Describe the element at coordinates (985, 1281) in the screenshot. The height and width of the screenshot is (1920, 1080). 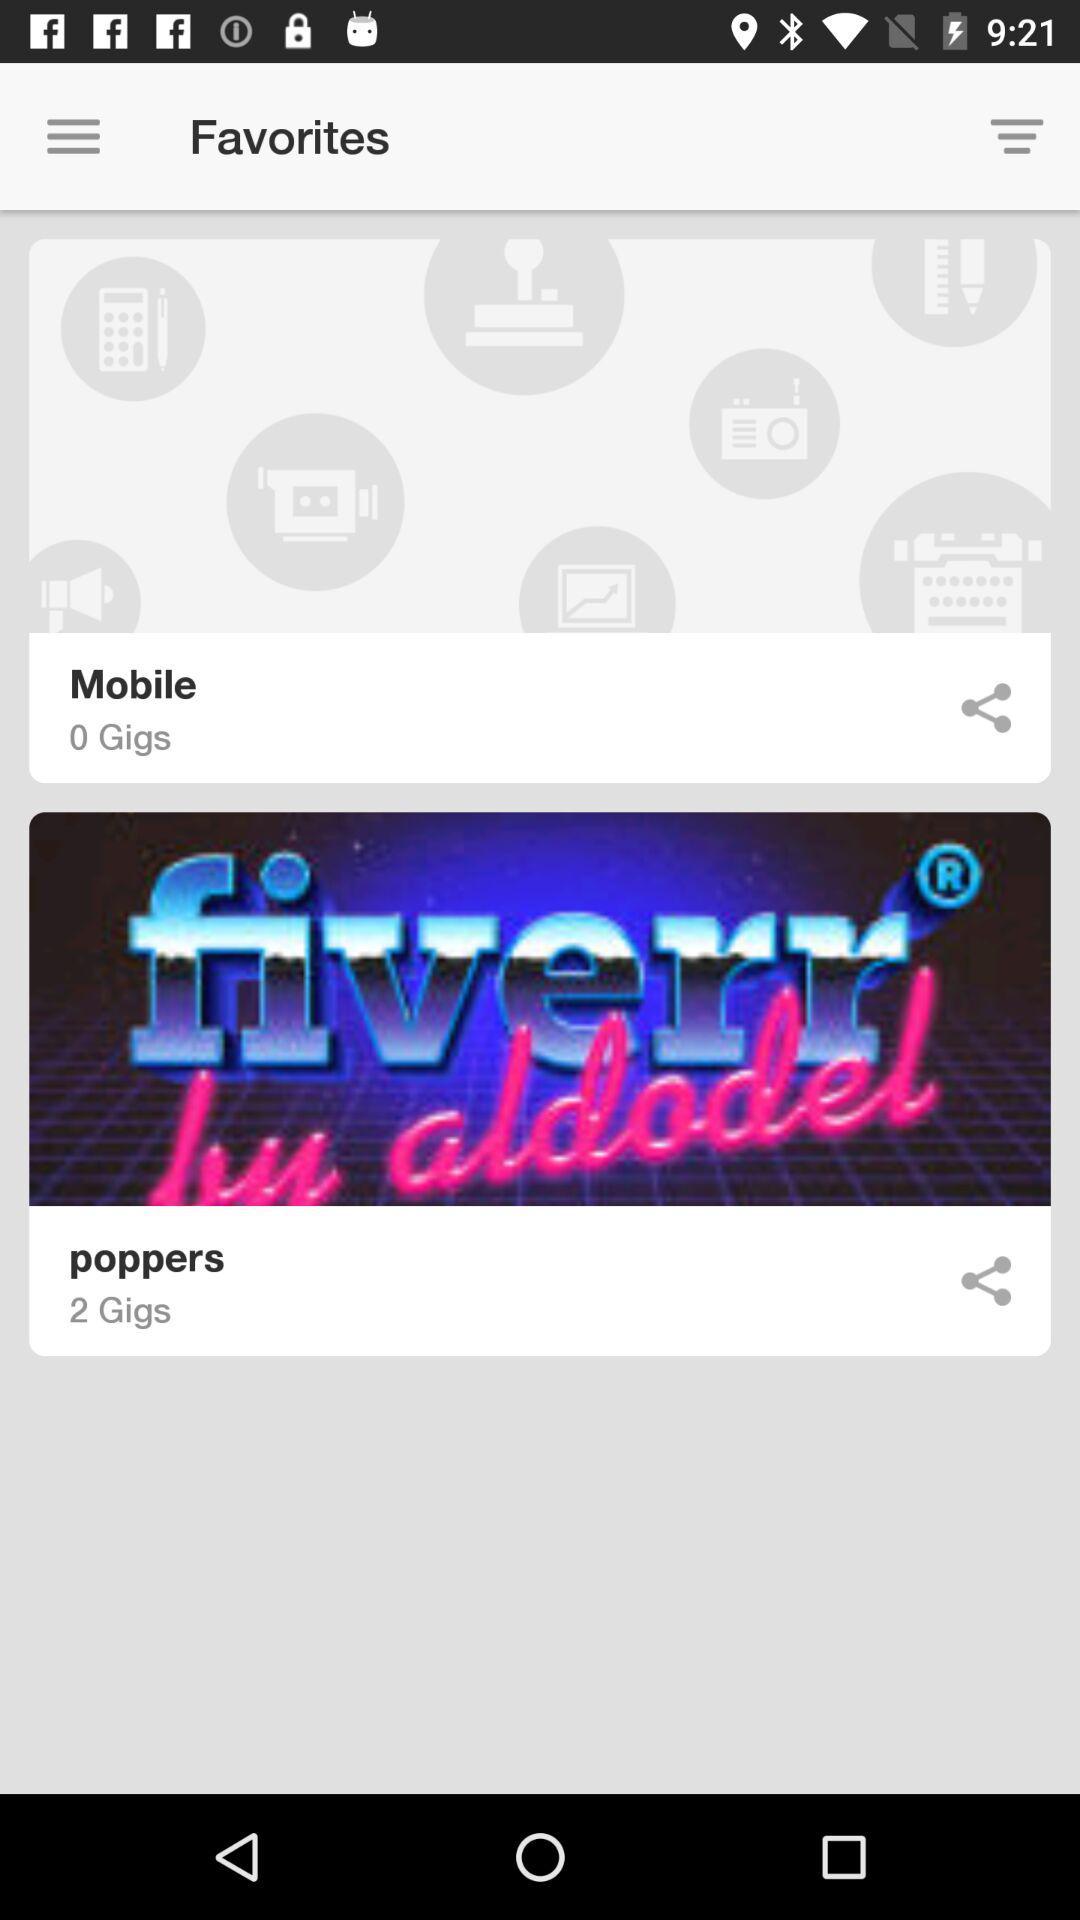
I see `share item` at that location.